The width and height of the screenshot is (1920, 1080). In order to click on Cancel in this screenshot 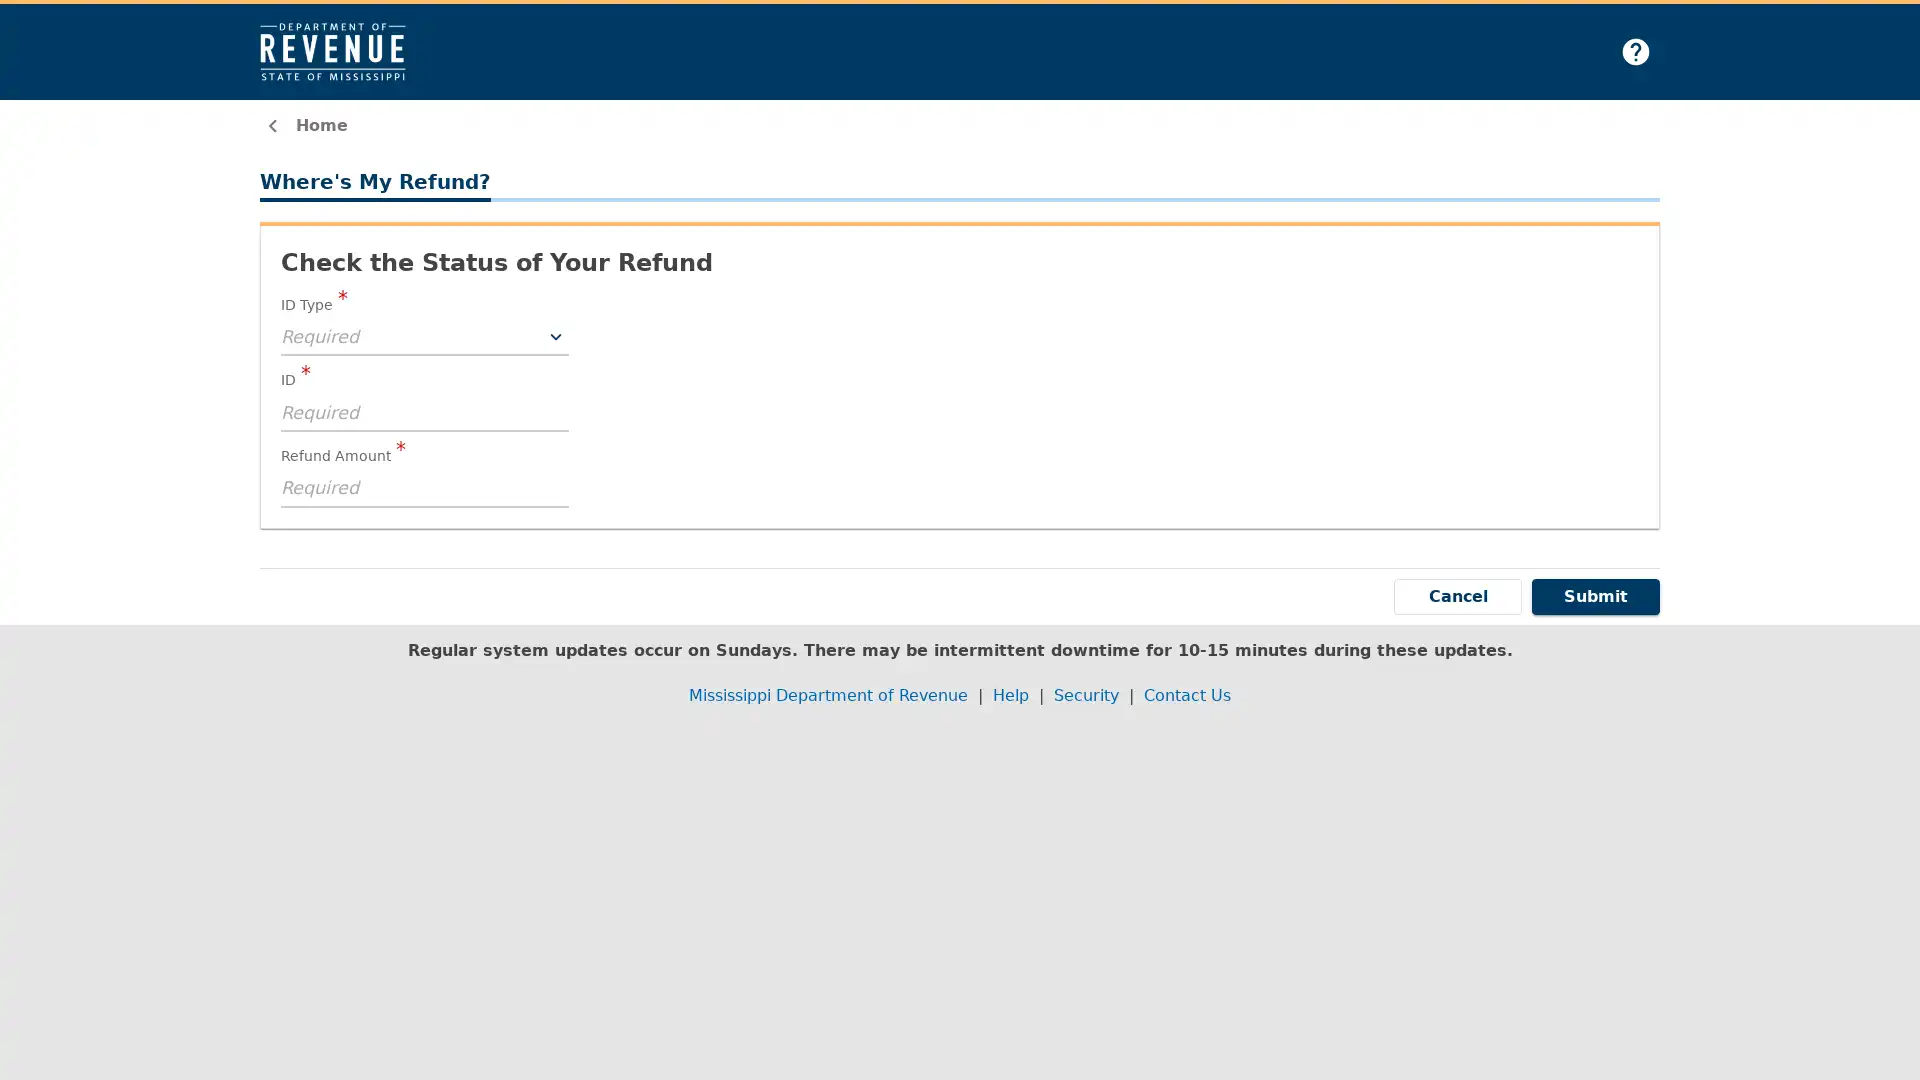, I will do `click(1458, 595)`.